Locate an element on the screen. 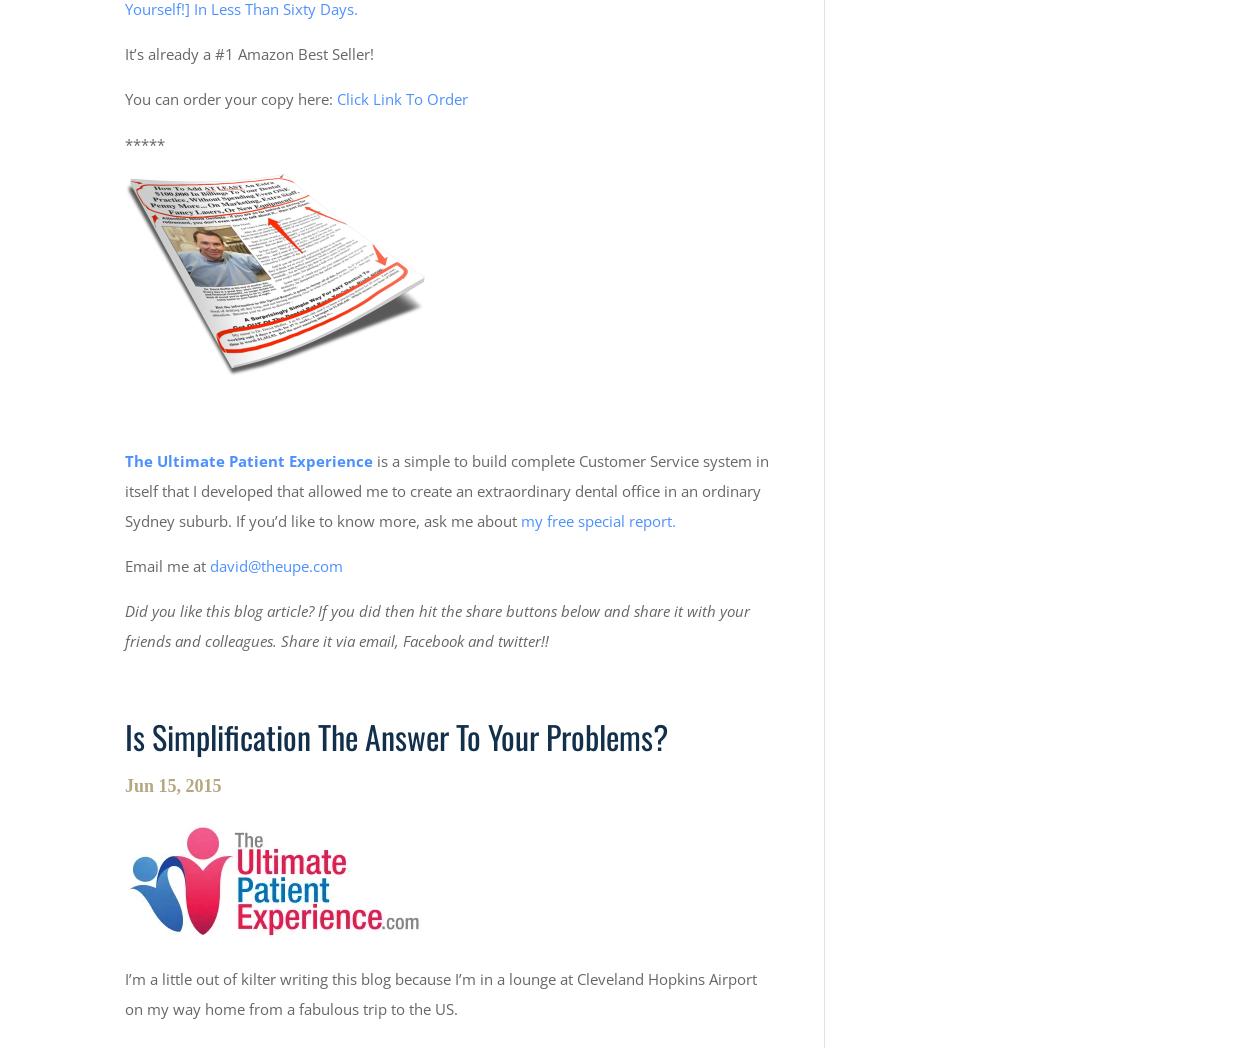 The width and height of the screenshot is (1250, 1048). 'Email me at' is located at coordinates (167, 565).